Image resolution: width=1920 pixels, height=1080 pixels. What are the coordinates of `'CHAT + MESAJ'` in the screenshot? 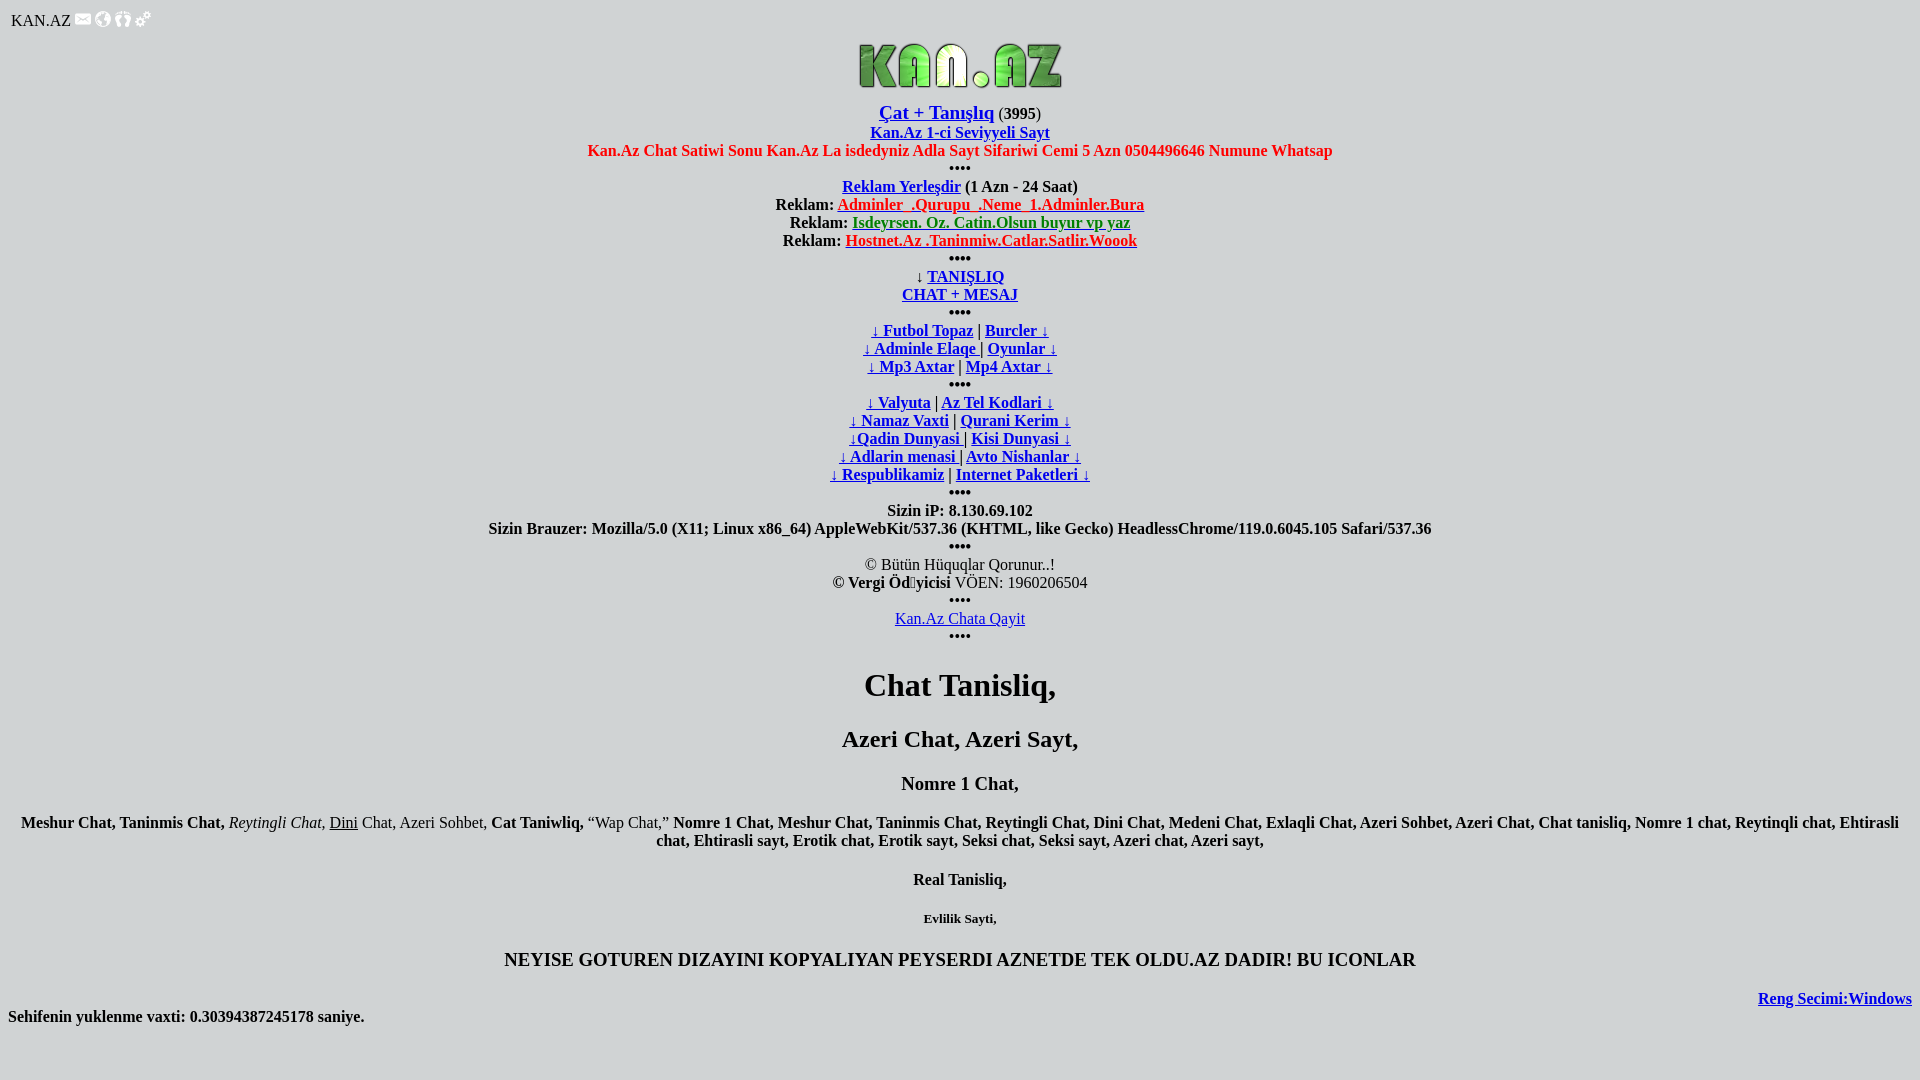 It's located at (960, 294).